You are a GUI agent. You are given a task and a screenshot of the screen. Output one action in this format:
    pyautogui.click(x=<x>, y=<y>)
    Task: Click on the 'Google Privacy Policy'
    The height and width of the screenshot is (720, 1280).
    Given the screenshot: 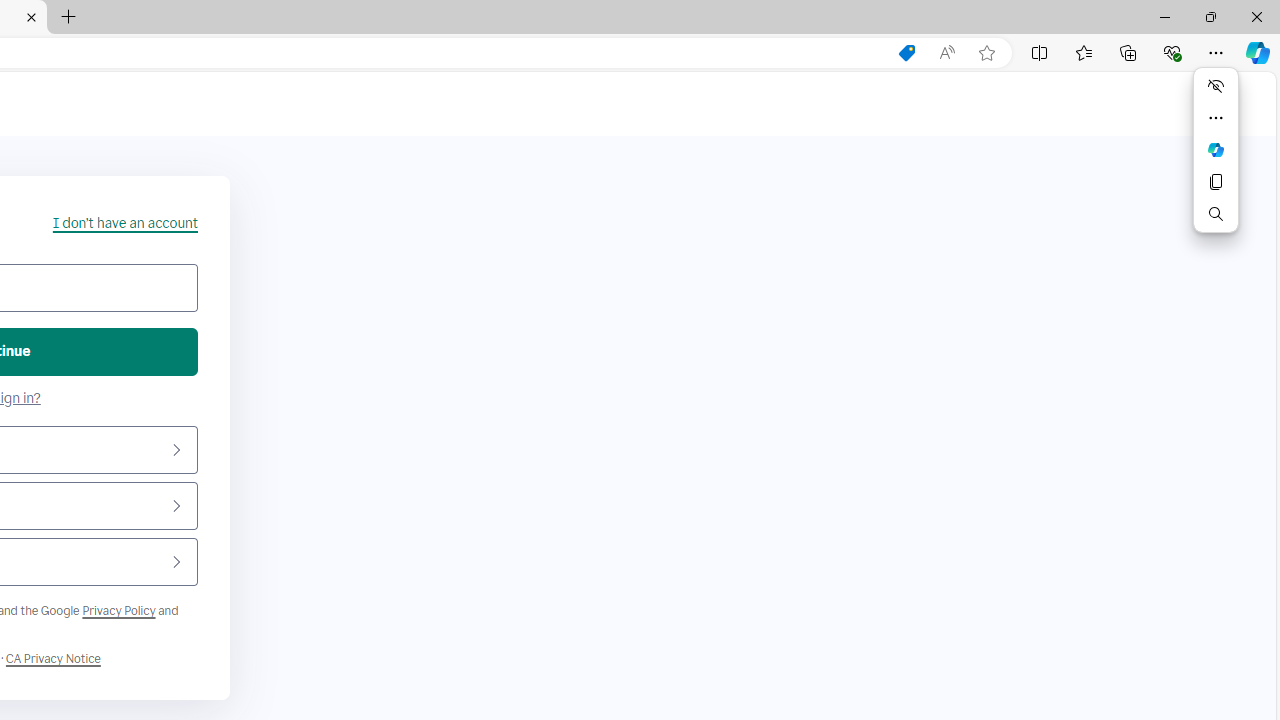 What is the action you would take?
    pyautogui.click(x=118, y=609)
    